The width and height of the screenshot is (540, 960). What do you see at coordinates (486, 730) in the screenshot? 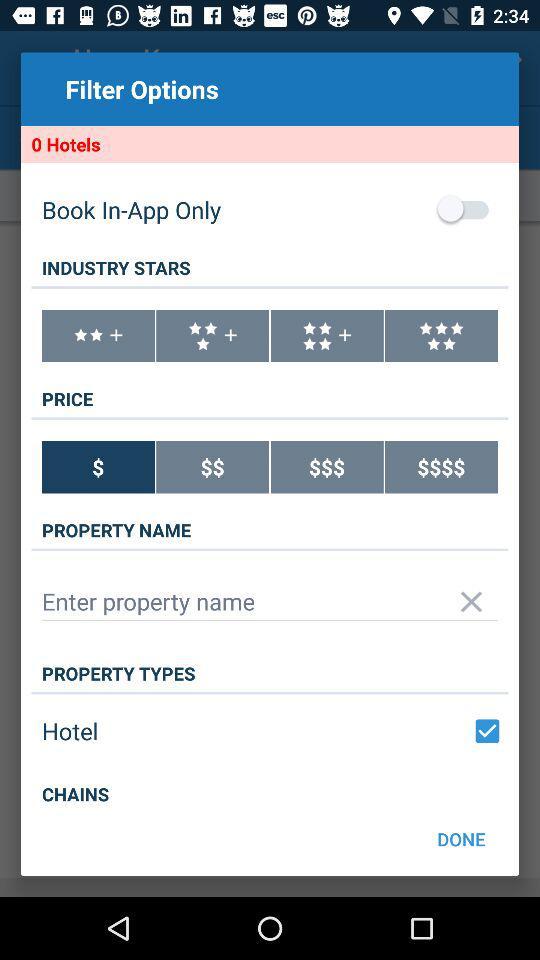
I see `check/uncheck hotel option` at bounding box center [486, 730].